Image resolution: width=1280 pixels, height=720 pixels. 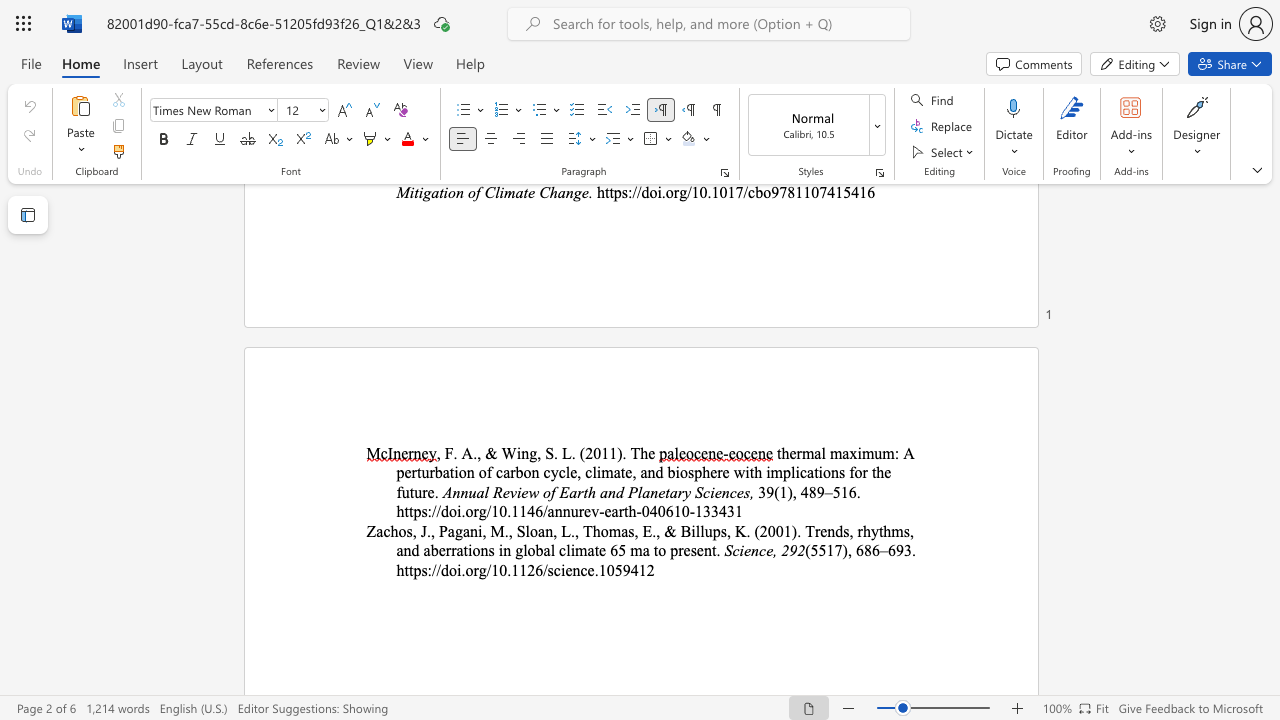 I want to click on the 2th character "l" in the text, so click(x=552, y=550).